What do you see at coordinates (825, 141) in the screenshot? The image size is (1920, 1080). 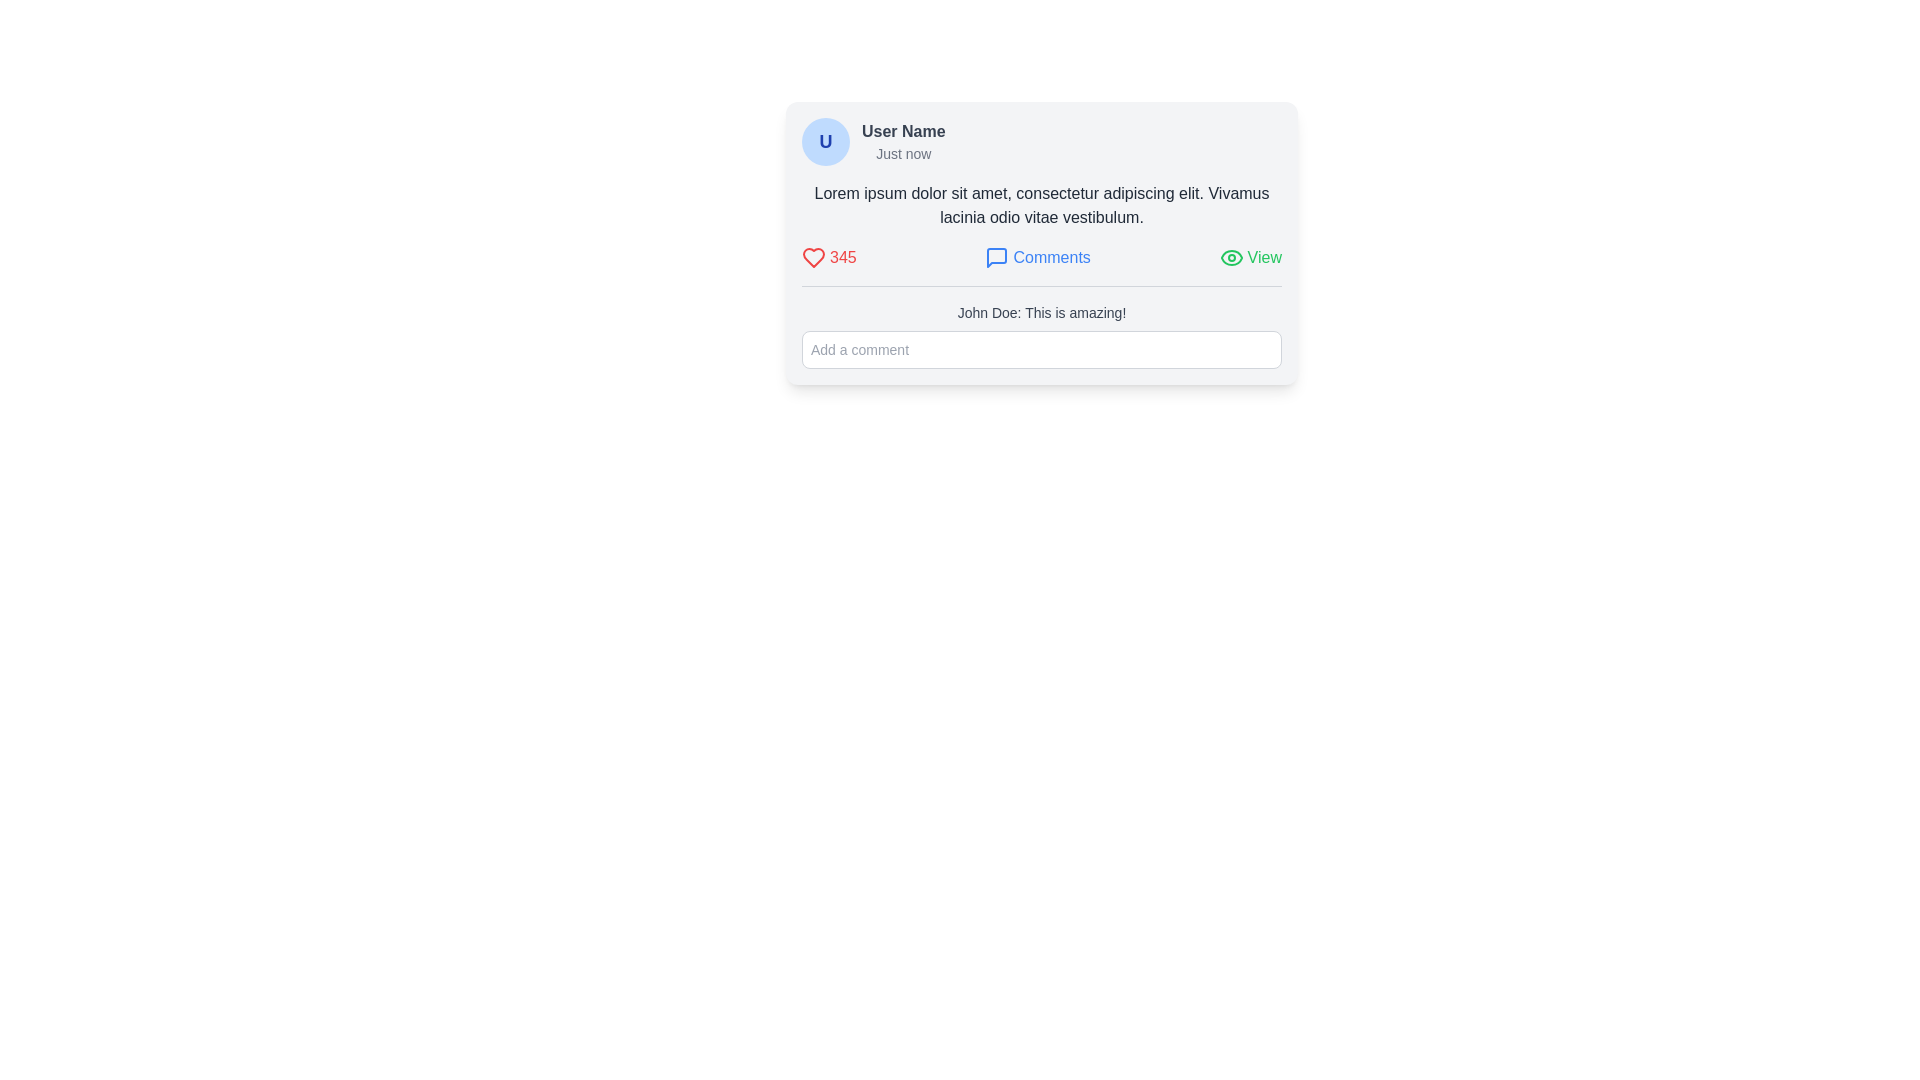 I see `the circular avatar icon with a blue background that contains the letter 'U' in bold font, located on the top-left side of the user card component` at bounding box center [825, 141].